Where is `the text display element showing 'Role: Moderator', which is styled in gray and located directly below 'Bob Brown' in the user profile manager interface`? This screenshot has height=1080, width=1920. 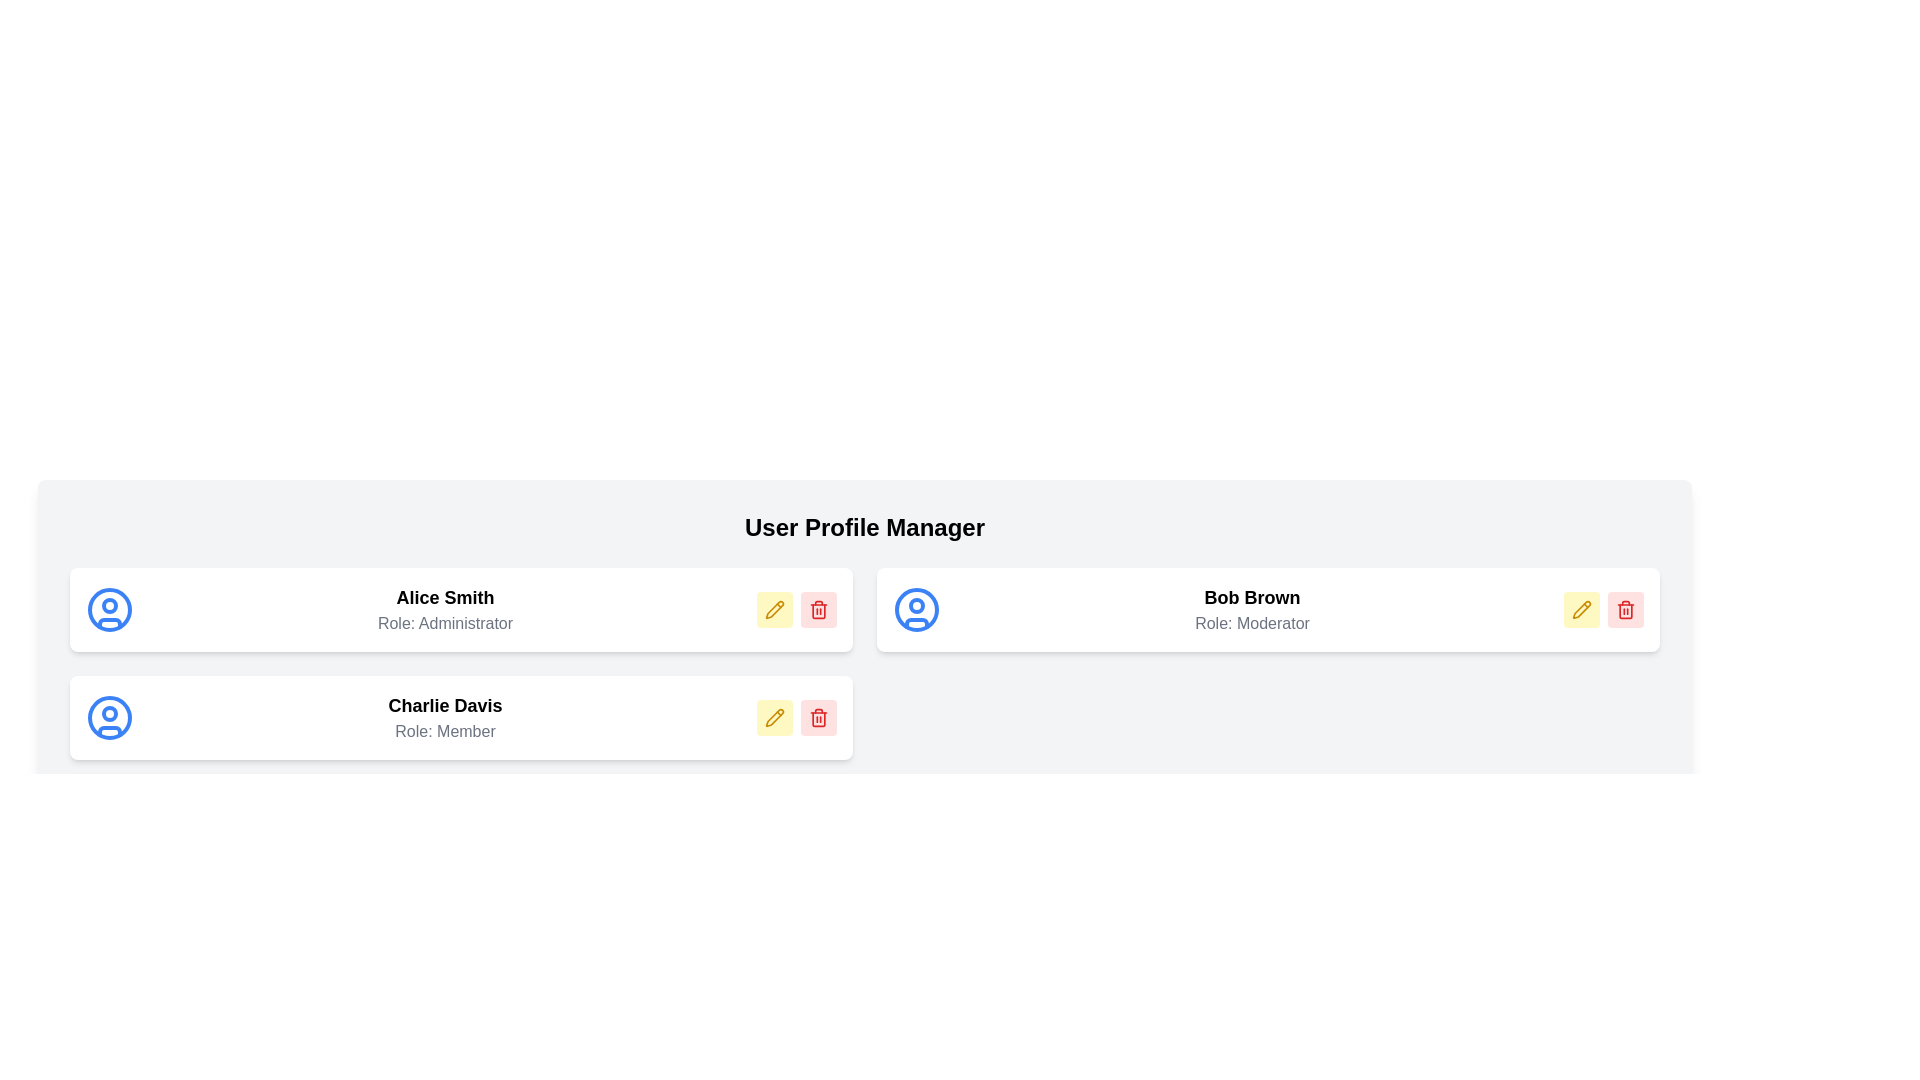 the text display element showing 'Role: Moderator', which is styled in gray and located directly below 'Bob Brown' in the user profile manager interface is located at coordinates (1251, 623).